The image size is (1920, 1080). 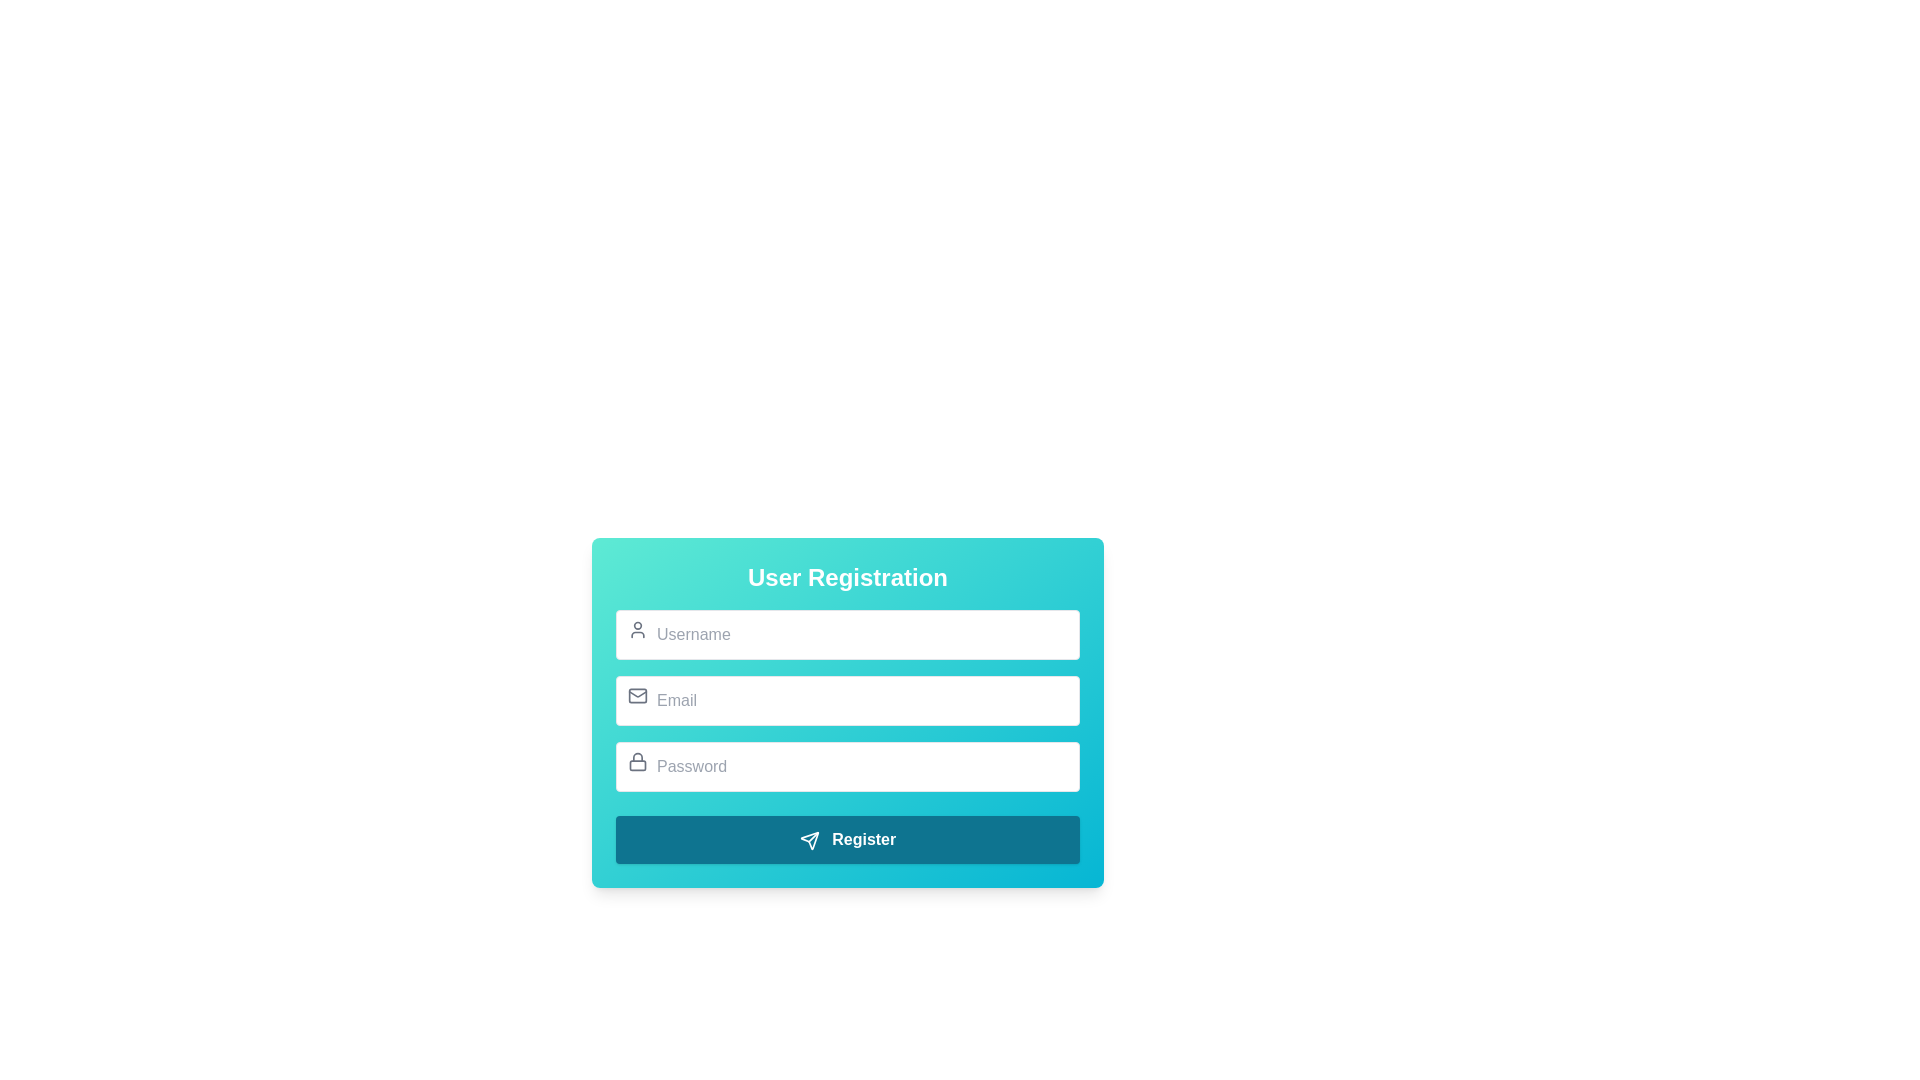 I want to click on the 'Register' button with a cyan blue background and white text, which is located at the bottom of the user registration form, so click(x=848, y=840).